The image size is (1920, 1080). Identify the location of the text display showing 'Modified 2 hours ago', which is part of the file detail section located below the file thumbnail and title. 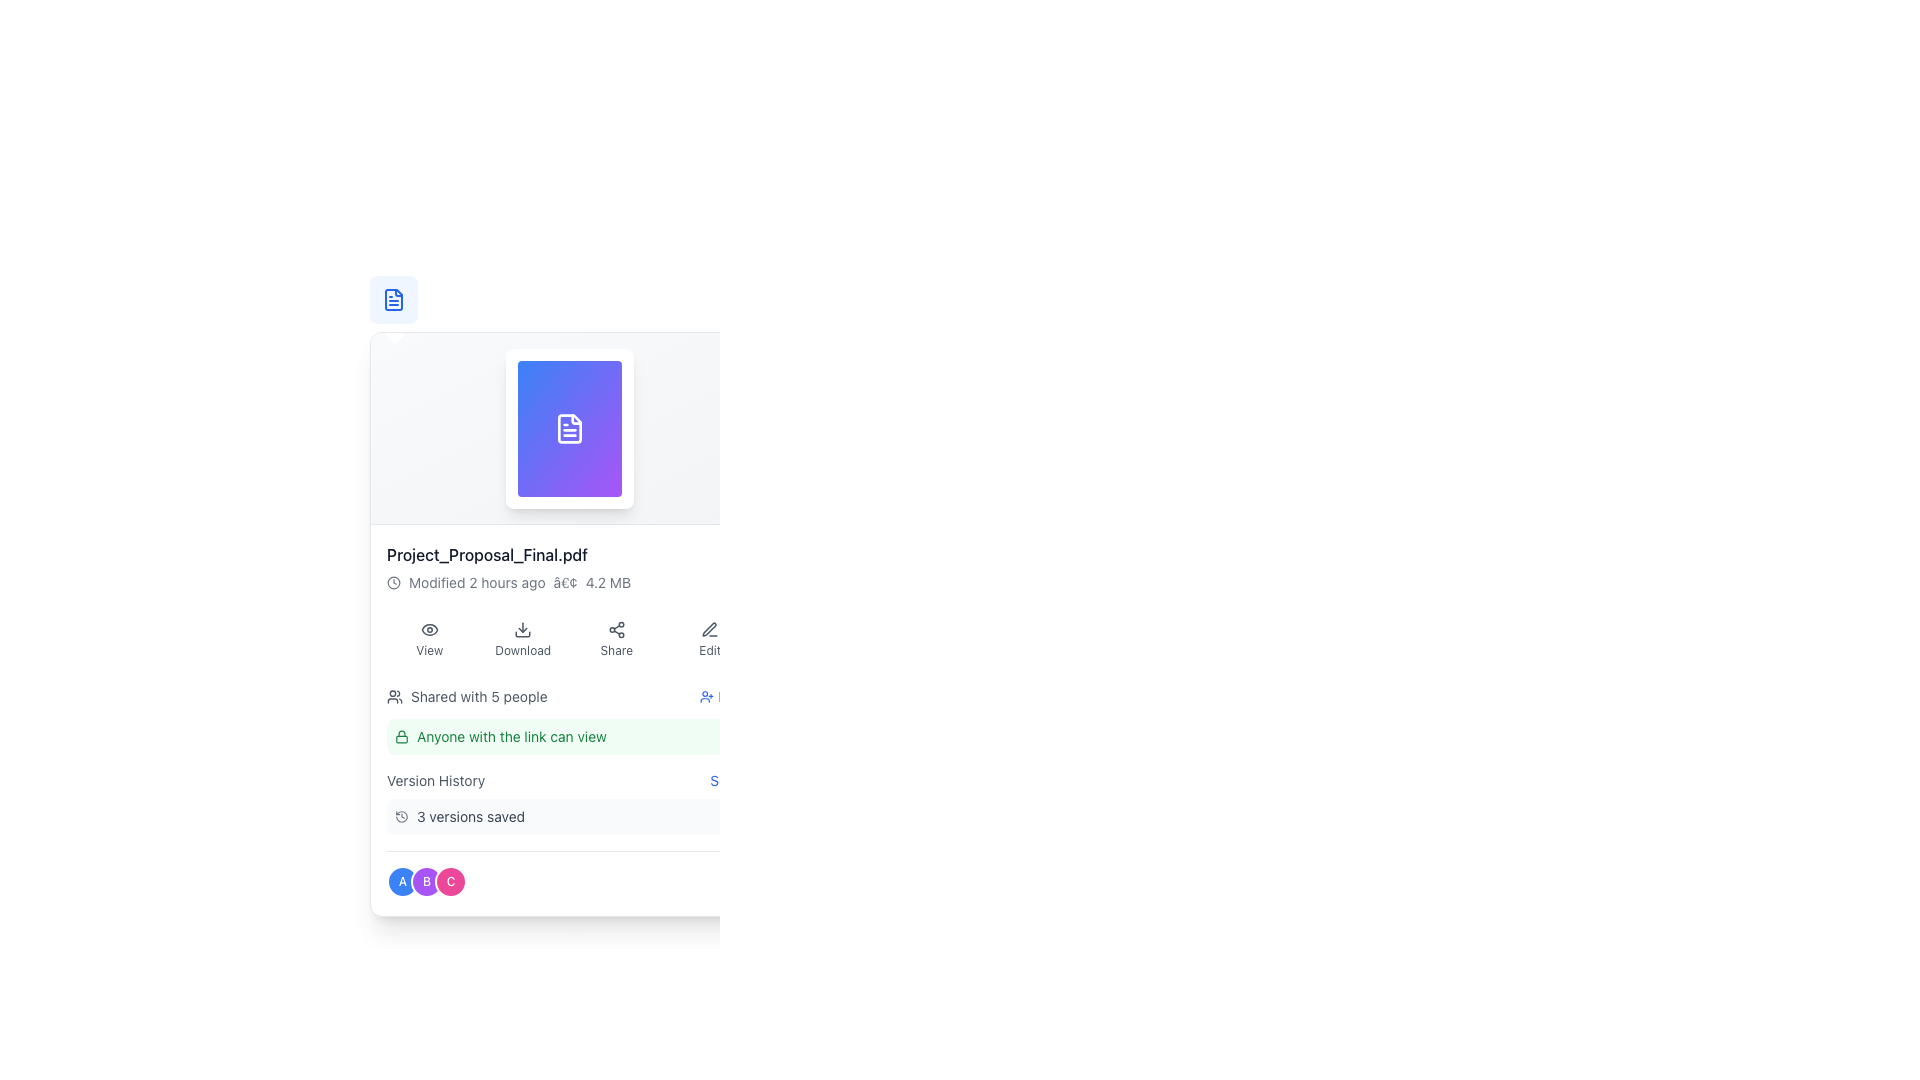
(476, 582).